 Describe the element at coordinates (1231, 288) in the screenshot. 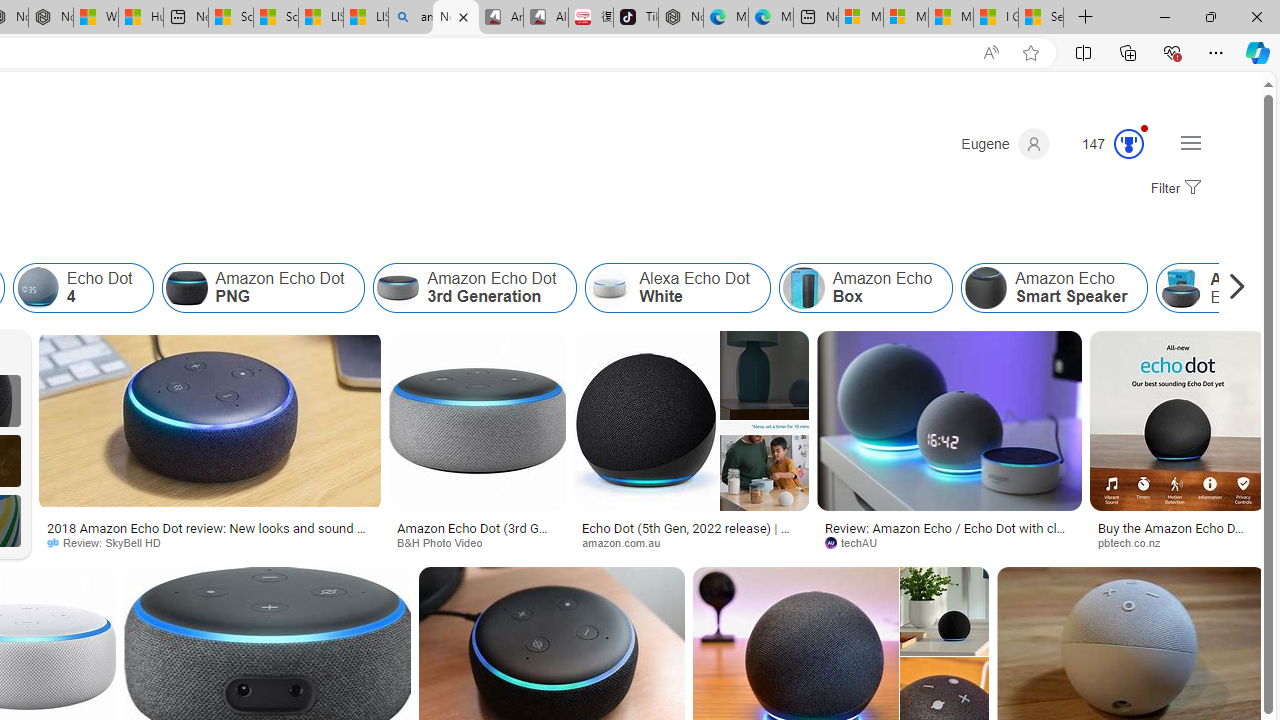

I see `'Scroll right'` at that location.